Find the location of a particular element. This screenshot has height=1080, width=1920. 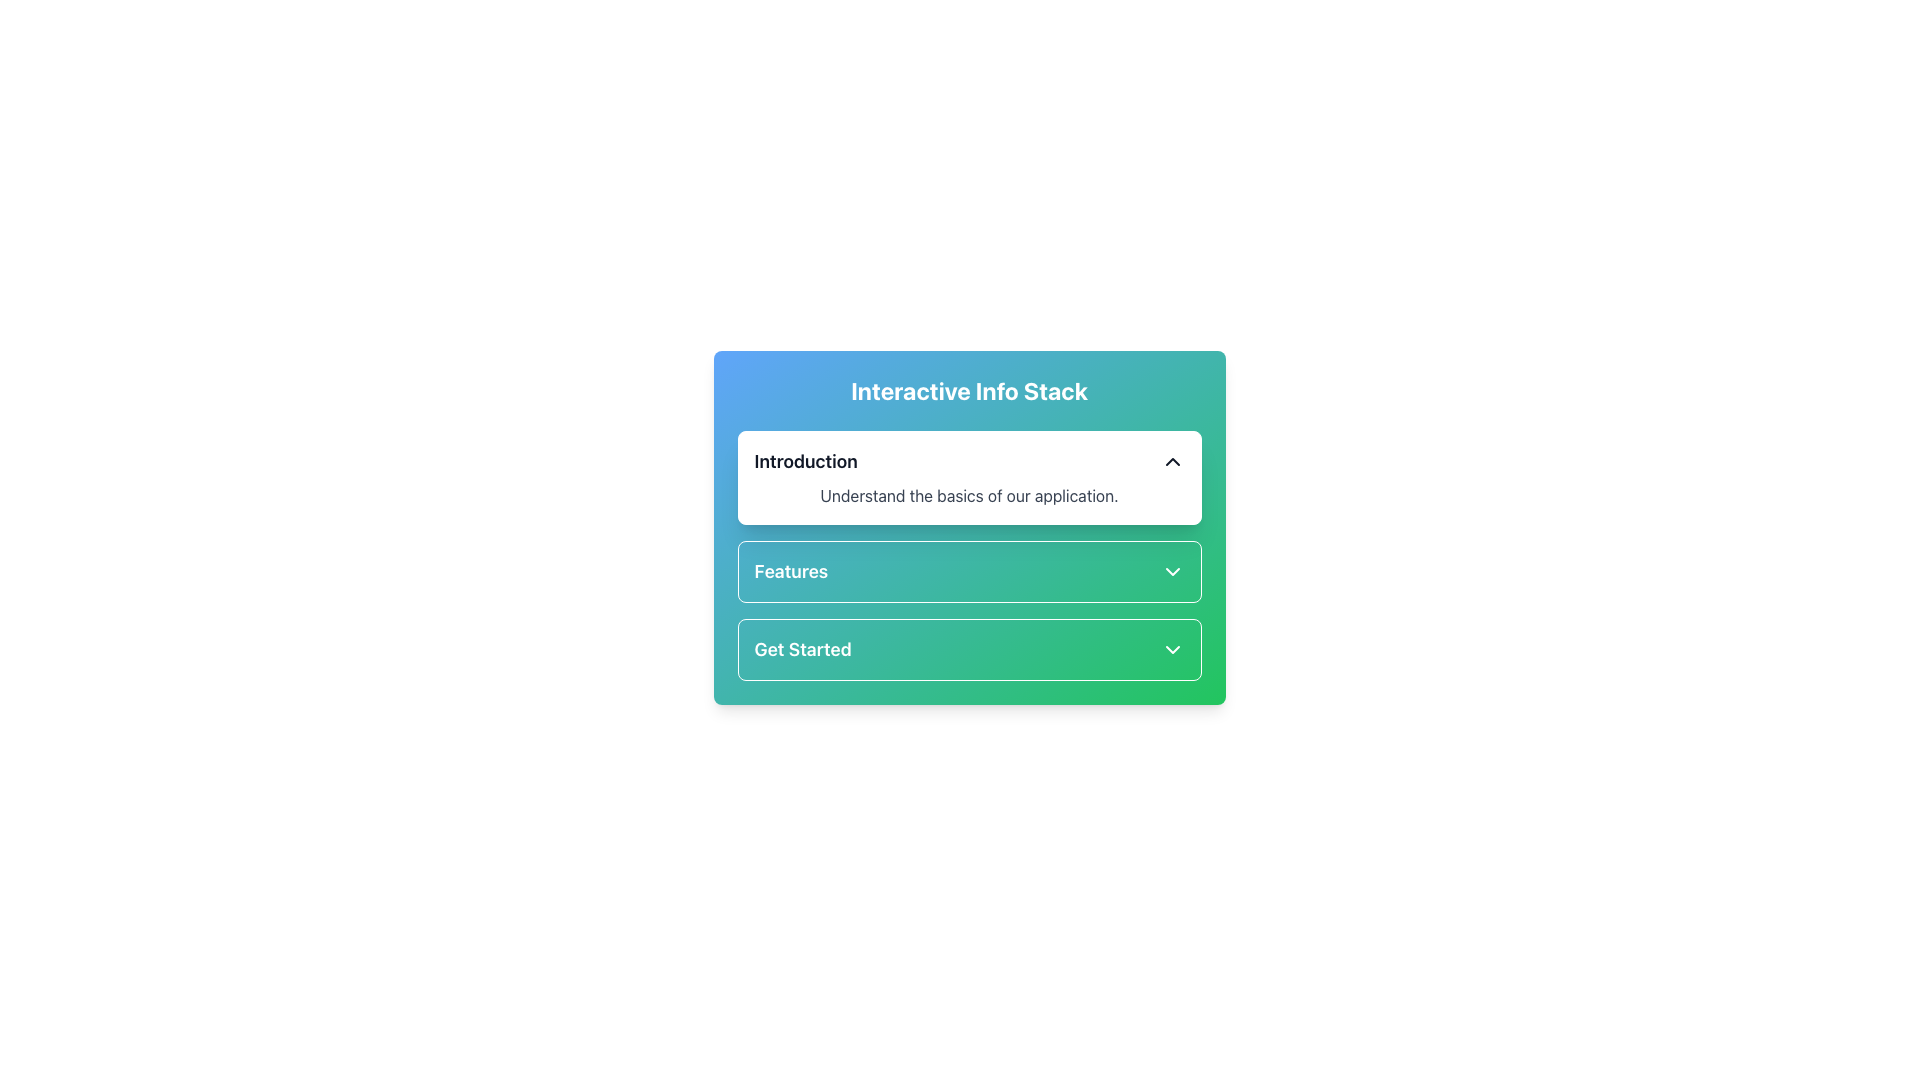

the 'Get Started' label which is styled with a medium-sized, bold font on a green-gradient background, located at the bottom of a vertically stacked interface, aligned to the left is located at coordinates (803, 650).